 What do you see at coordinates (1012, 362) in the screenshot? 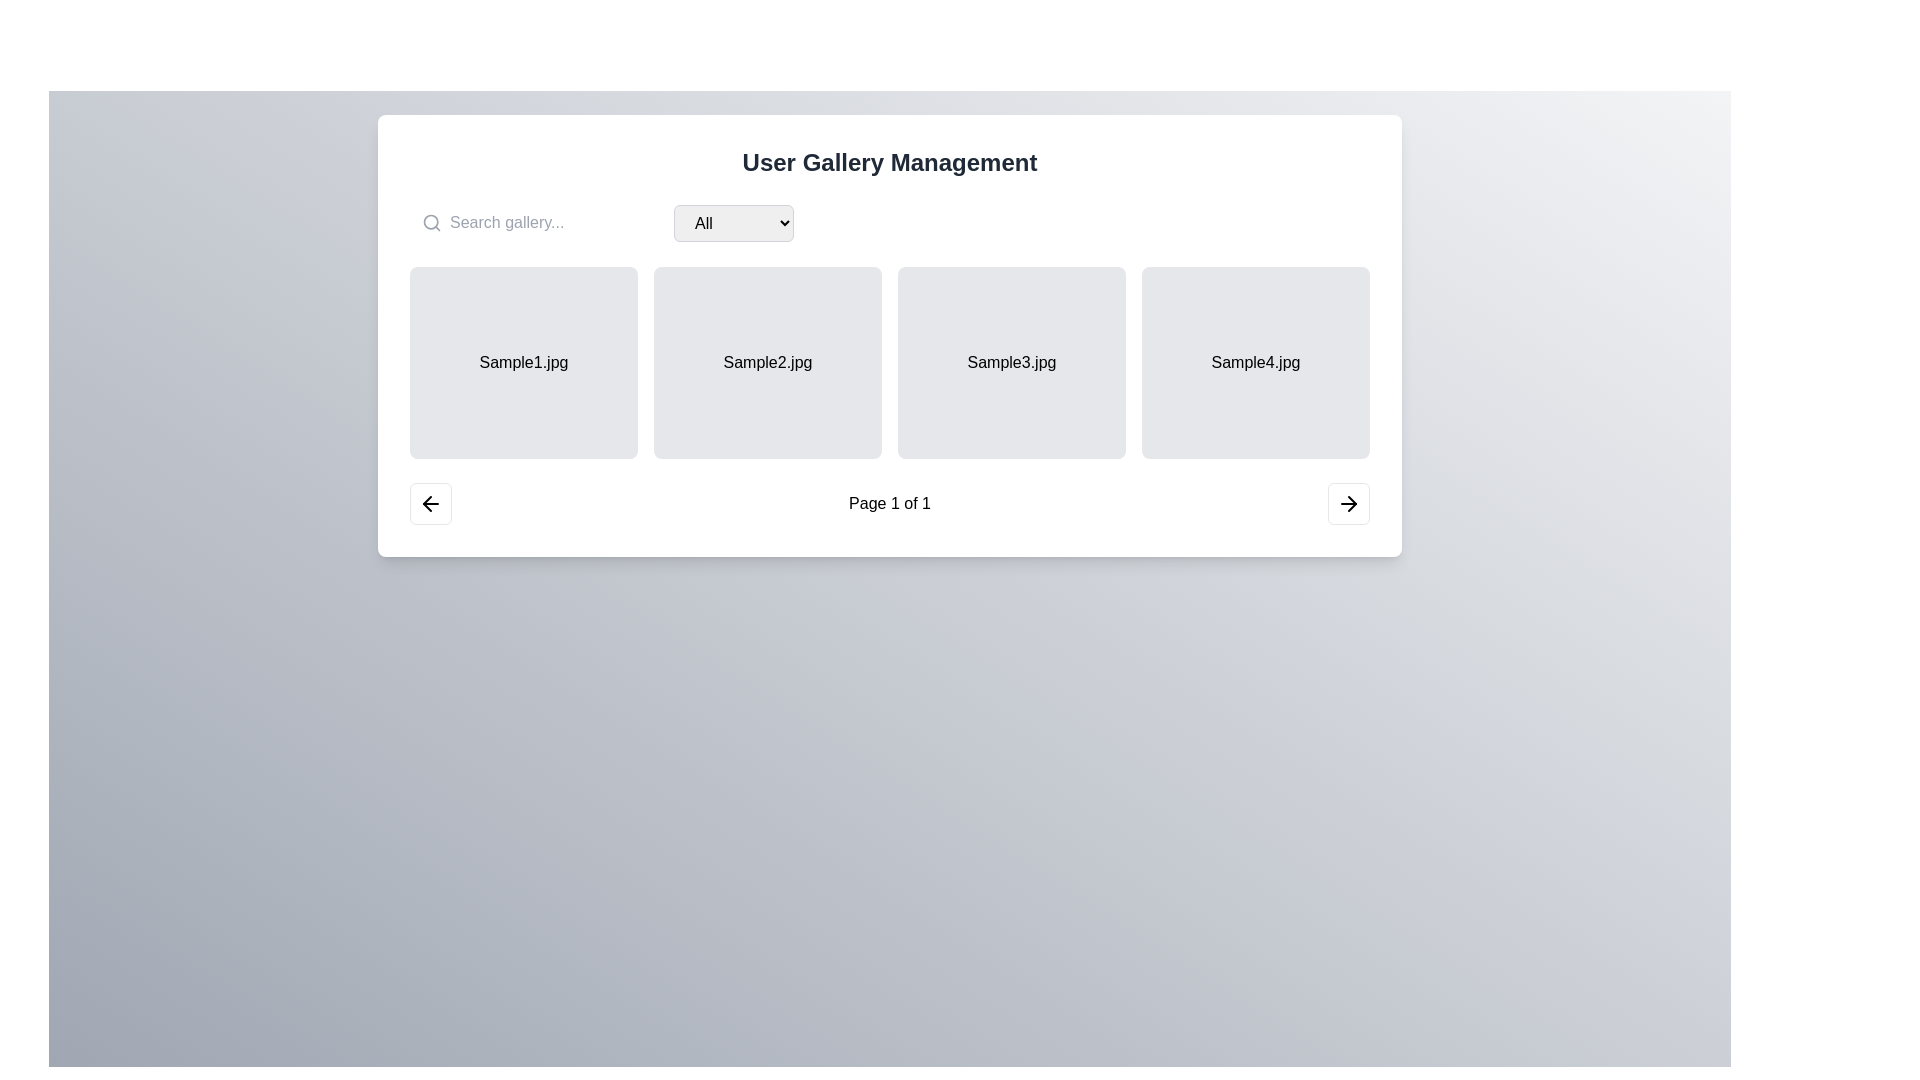
I see `the Card element displaying 'Sample3.jpg', which is a rectangular card with rounded edges and a light gray background, located in the User Gallery Management panel` at bounding box center [1012, 362].